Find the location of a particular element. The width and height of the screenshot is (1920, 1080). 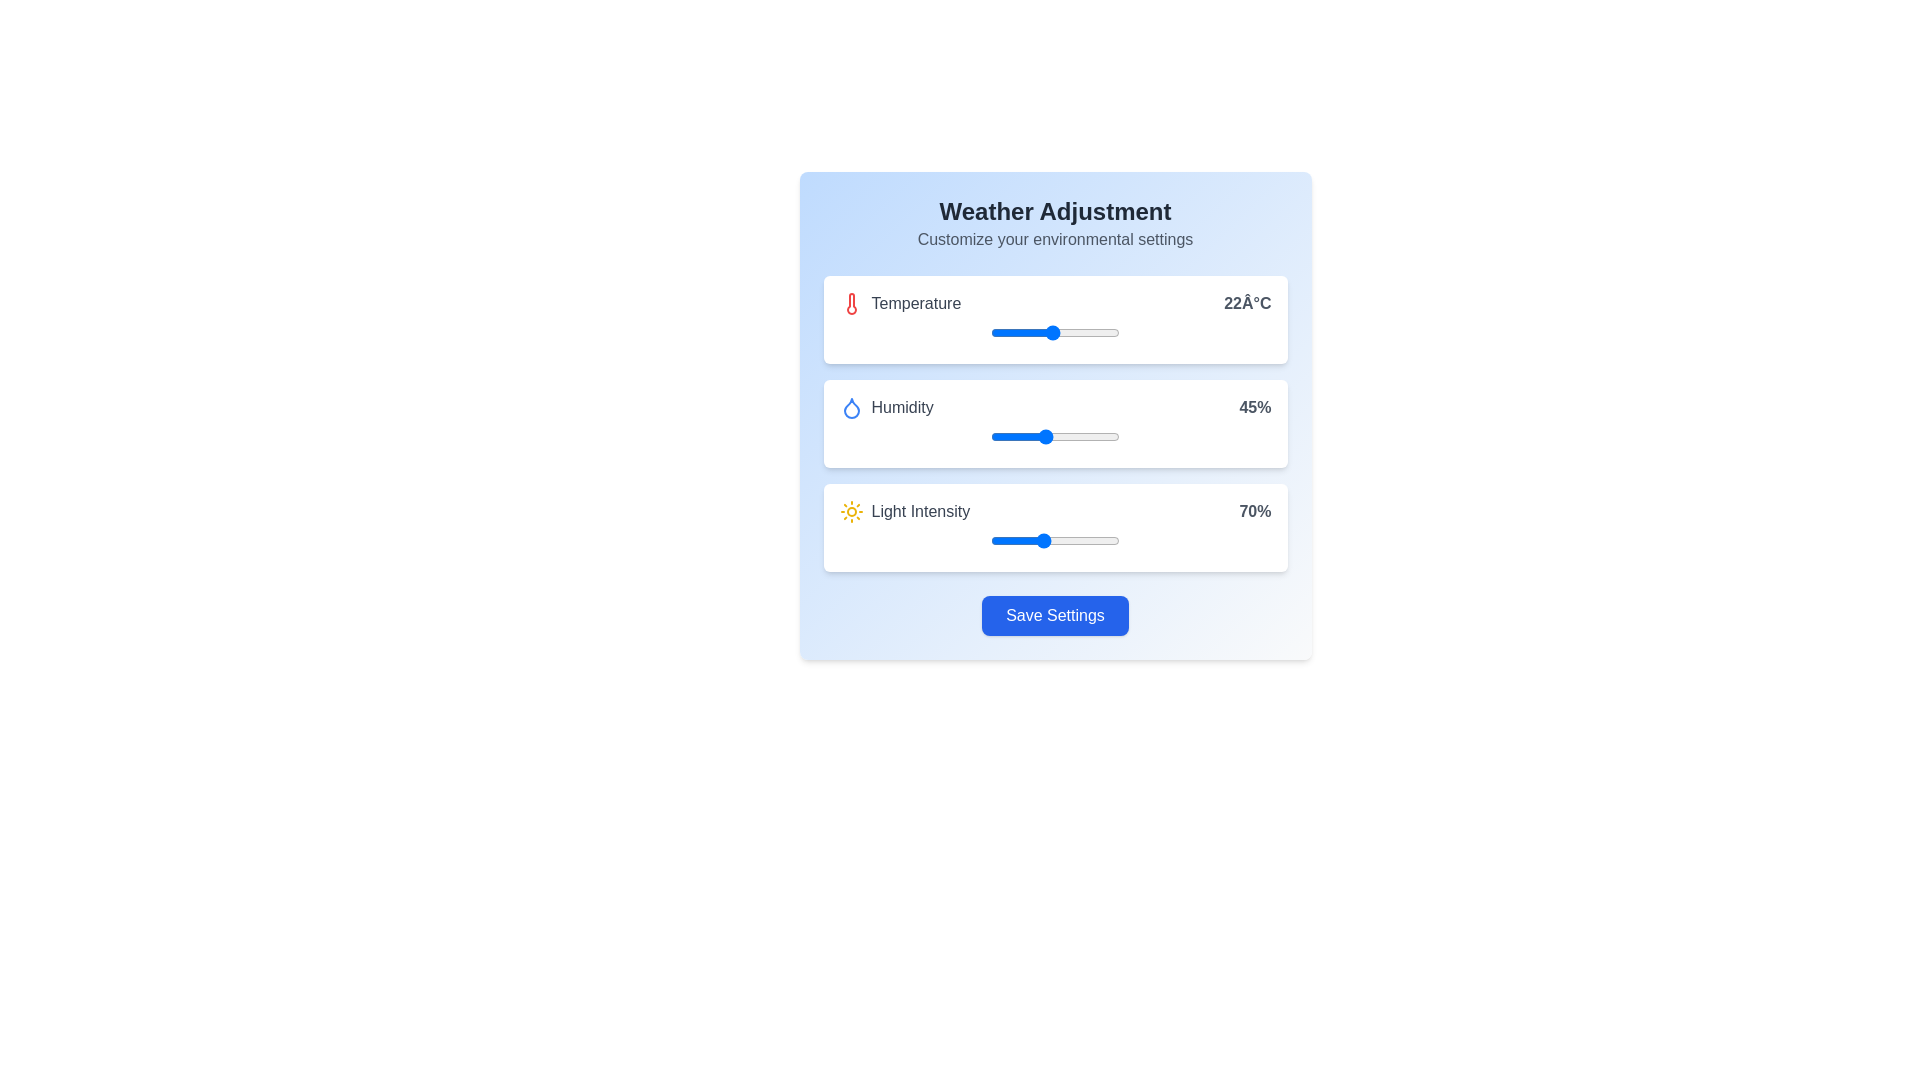

the red thermometer icon representing the 'Temperature' setting, located in the 'Temperature' section of the interface is located at coordinates (851, 304).